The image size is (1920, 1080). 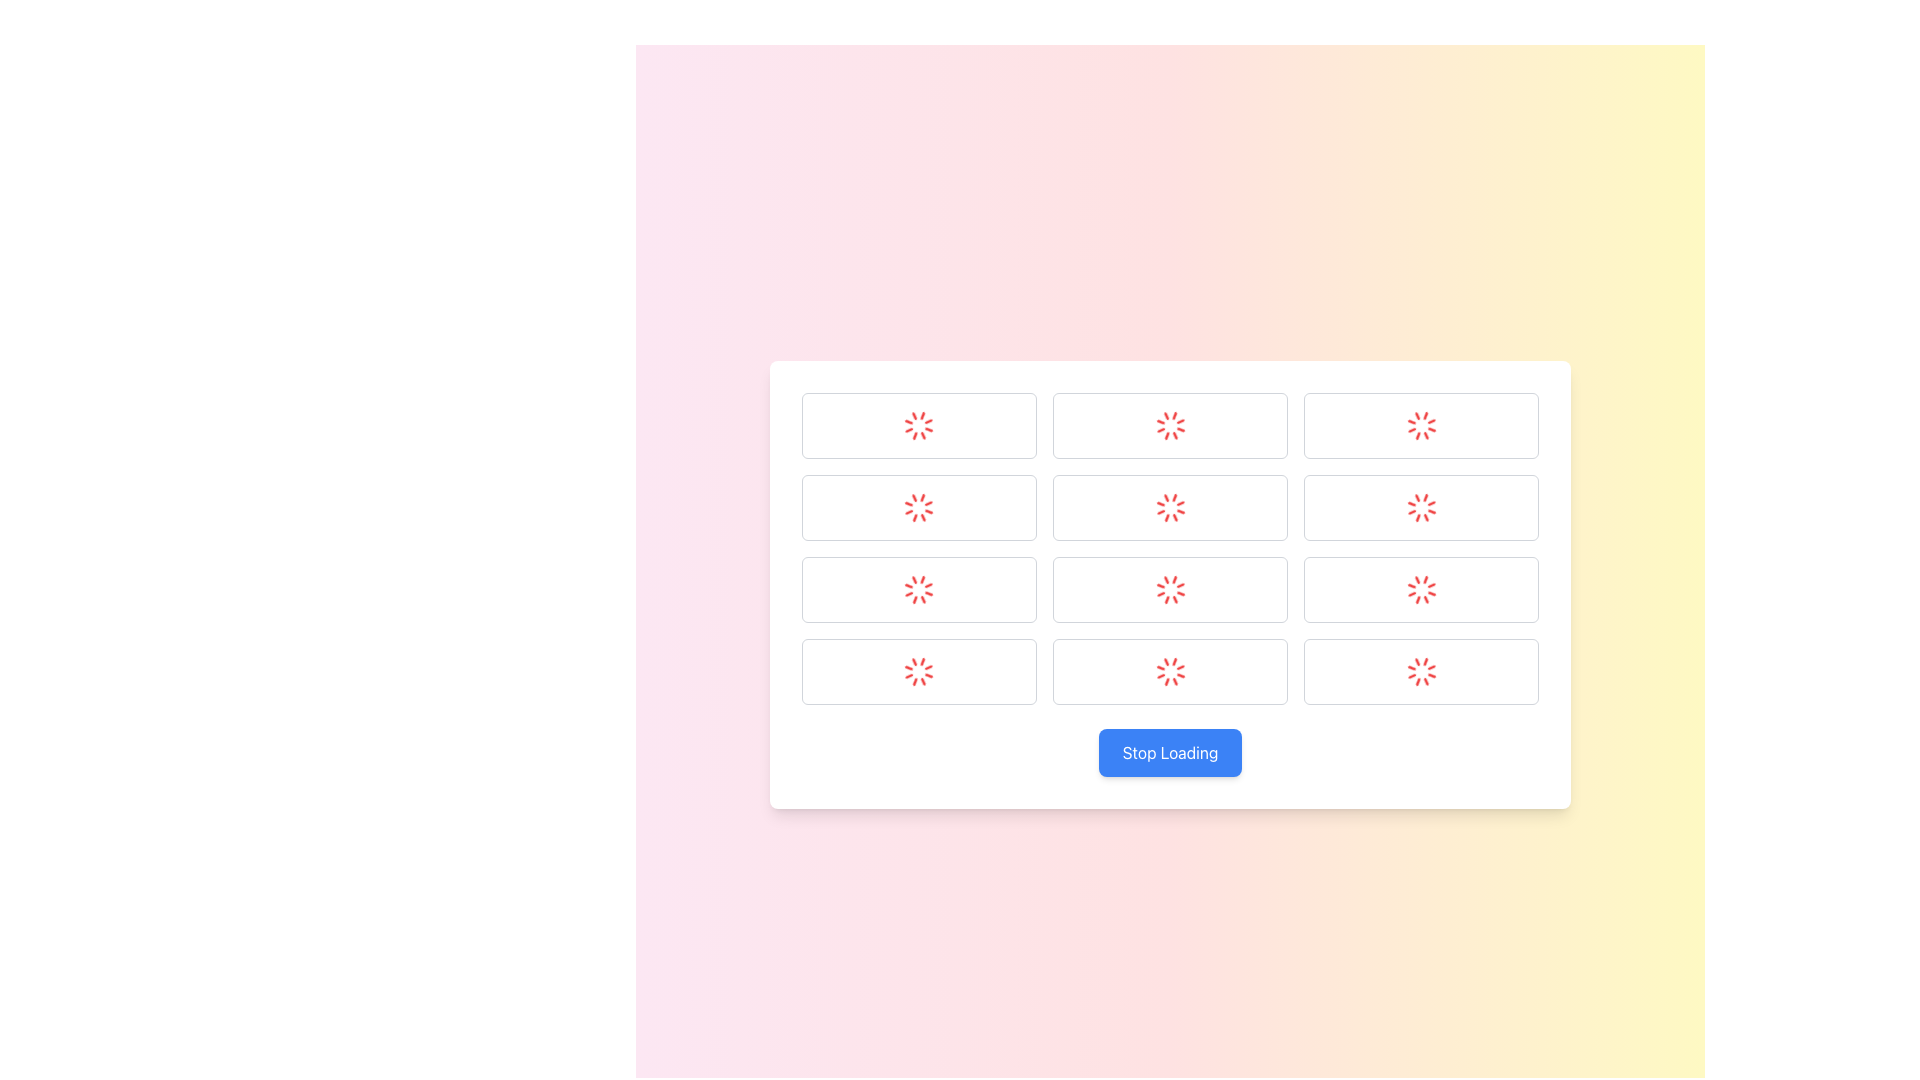 I want to click on the loading icon located in the second row, first column of the grid layout, indicating an ongoing process, so click(x=918, y=507).